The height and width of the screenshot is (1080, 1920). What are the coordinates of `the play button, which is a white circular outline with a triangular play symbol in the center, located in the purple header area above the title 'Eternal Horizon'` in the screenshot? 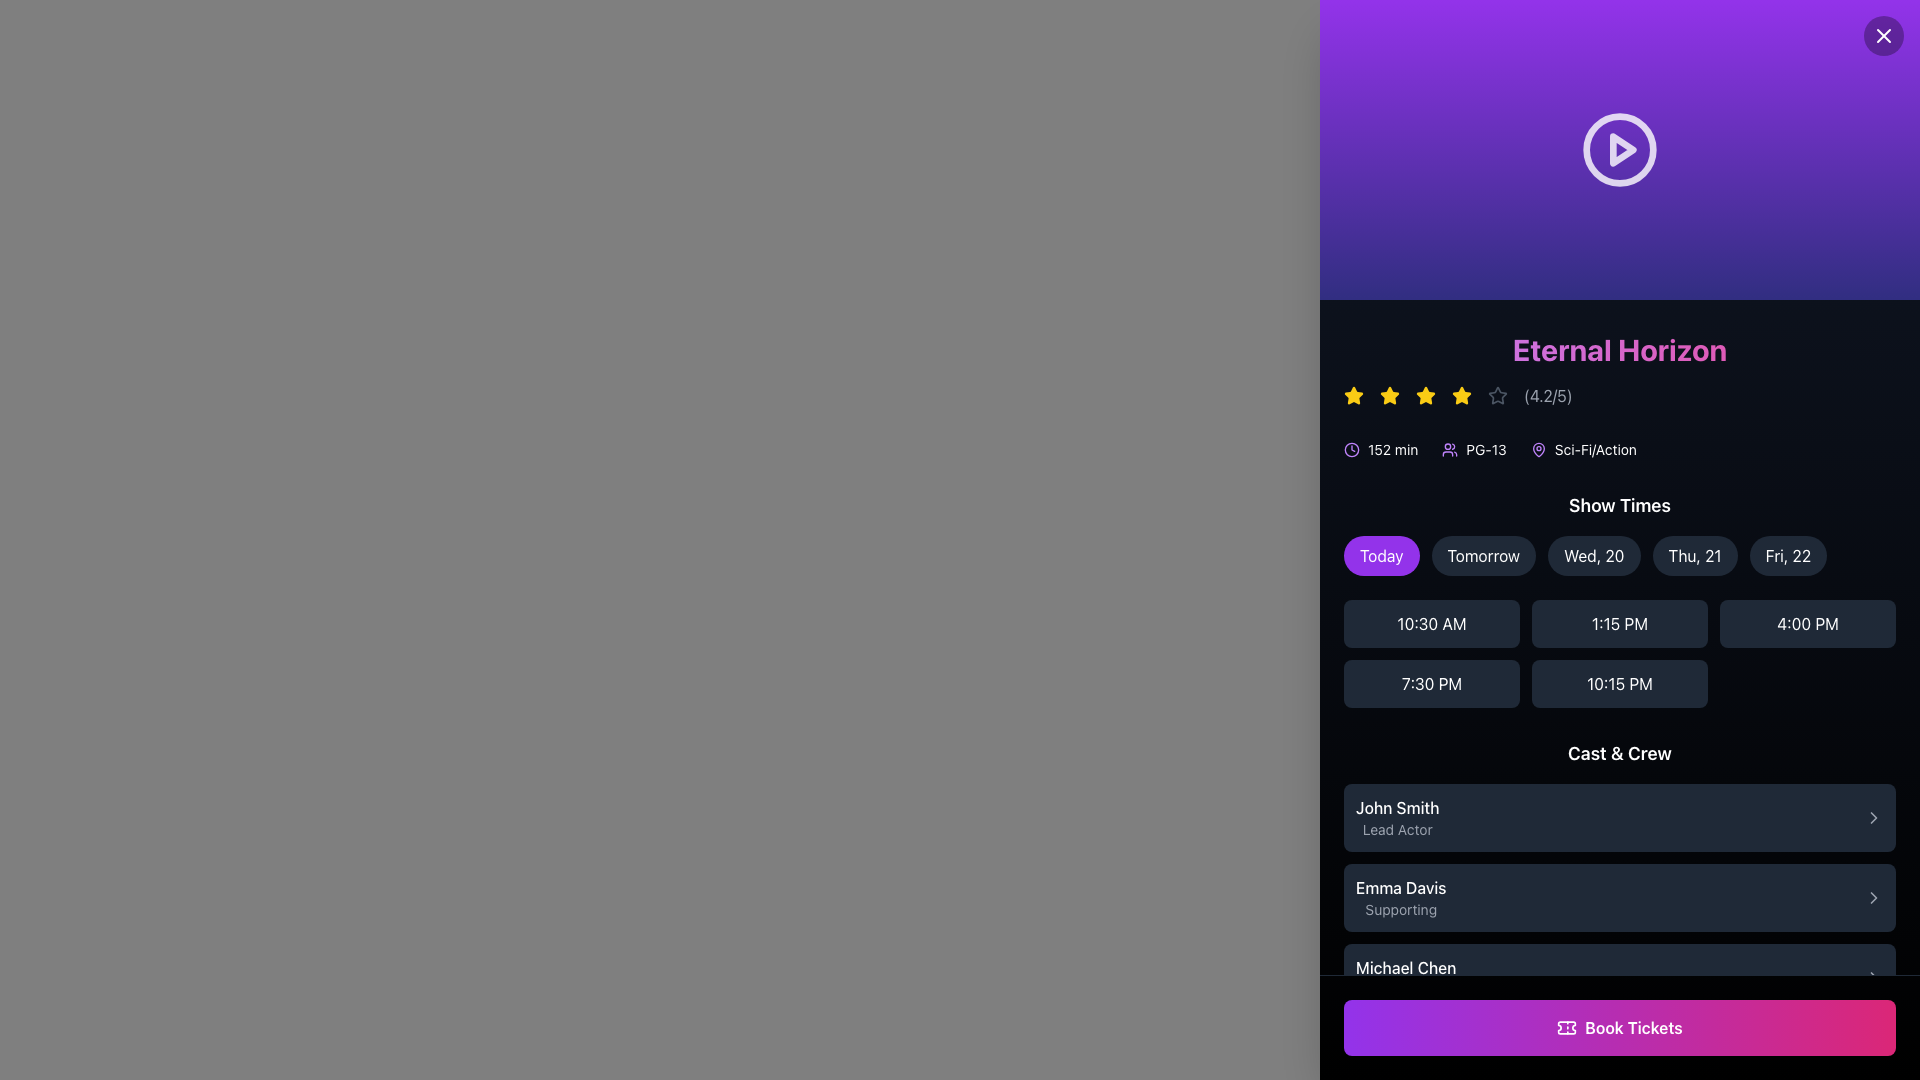 It's located at (1620, 149).